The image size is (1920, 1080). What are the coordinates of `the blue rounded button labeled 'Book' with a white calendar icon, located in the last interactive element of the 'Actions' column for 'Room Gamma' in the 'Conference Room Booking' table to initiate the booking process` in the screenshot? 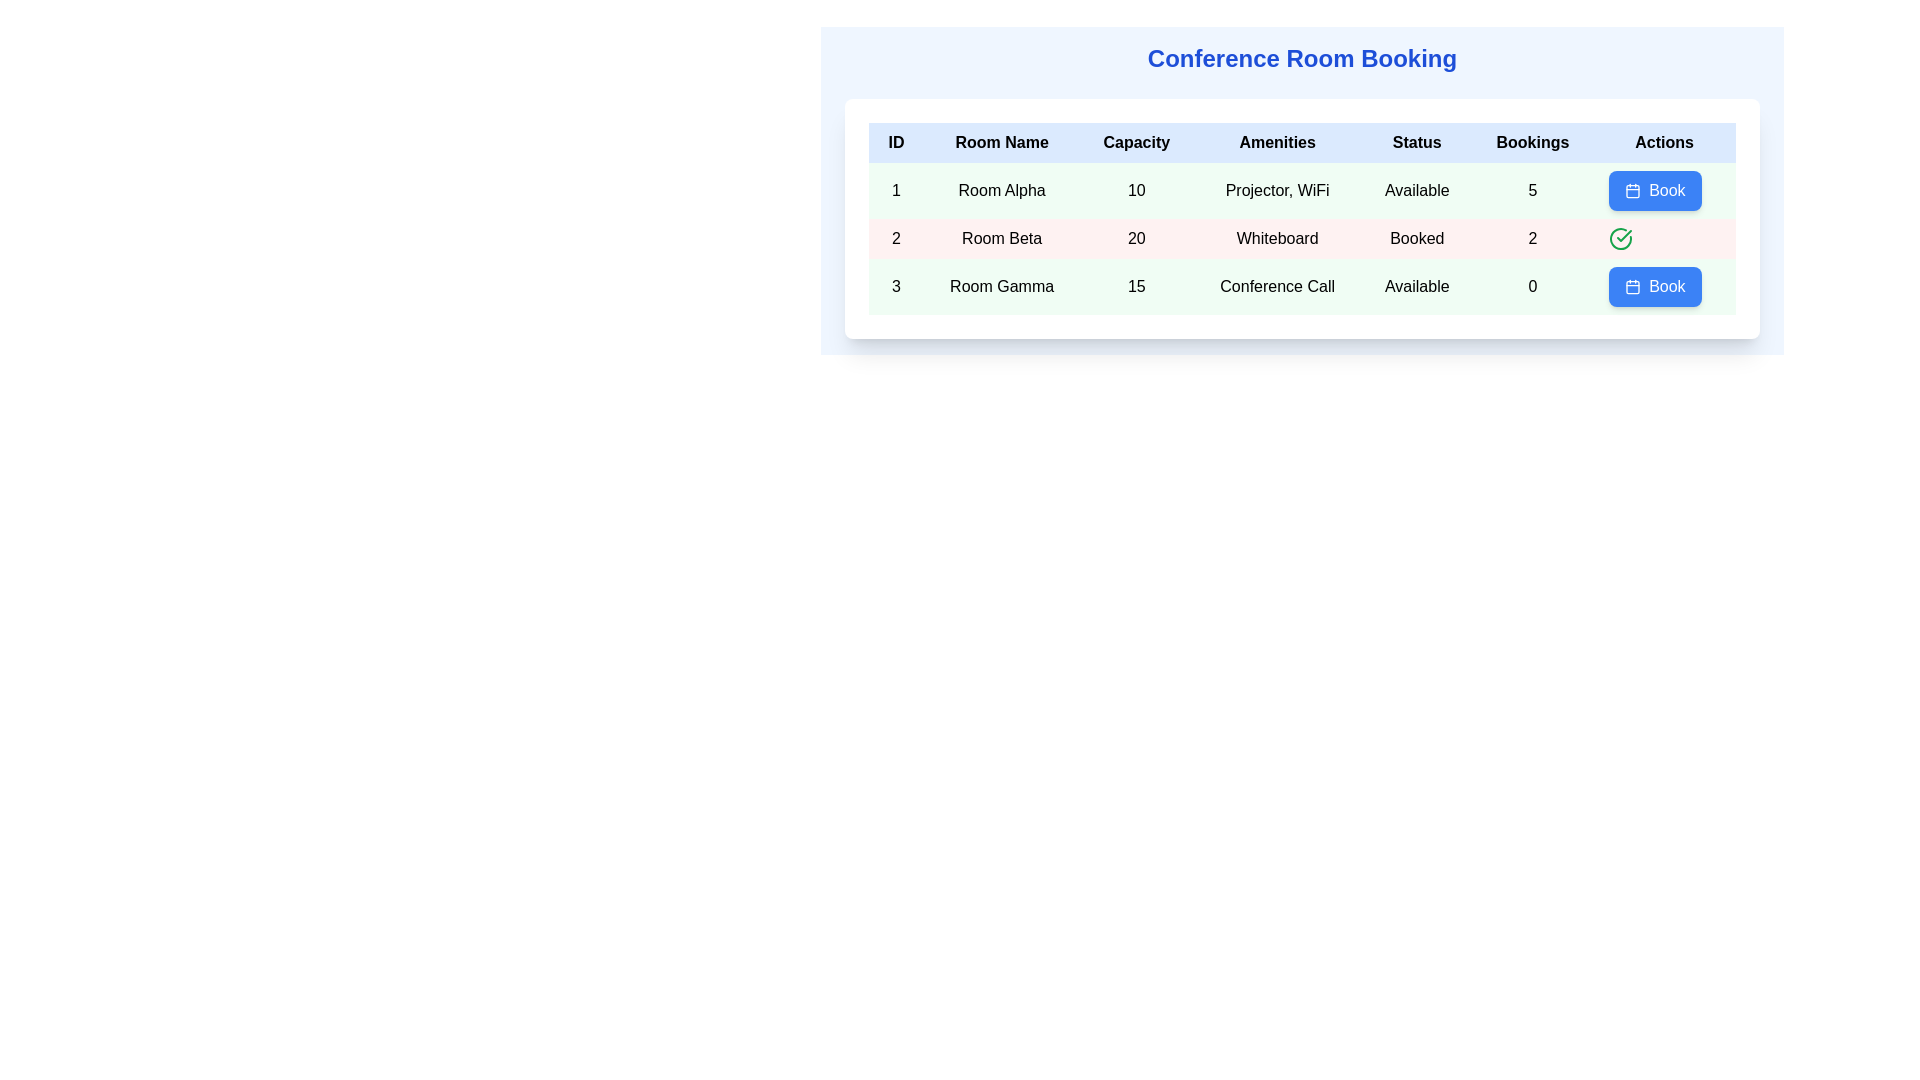 It's located at (1655, 286).